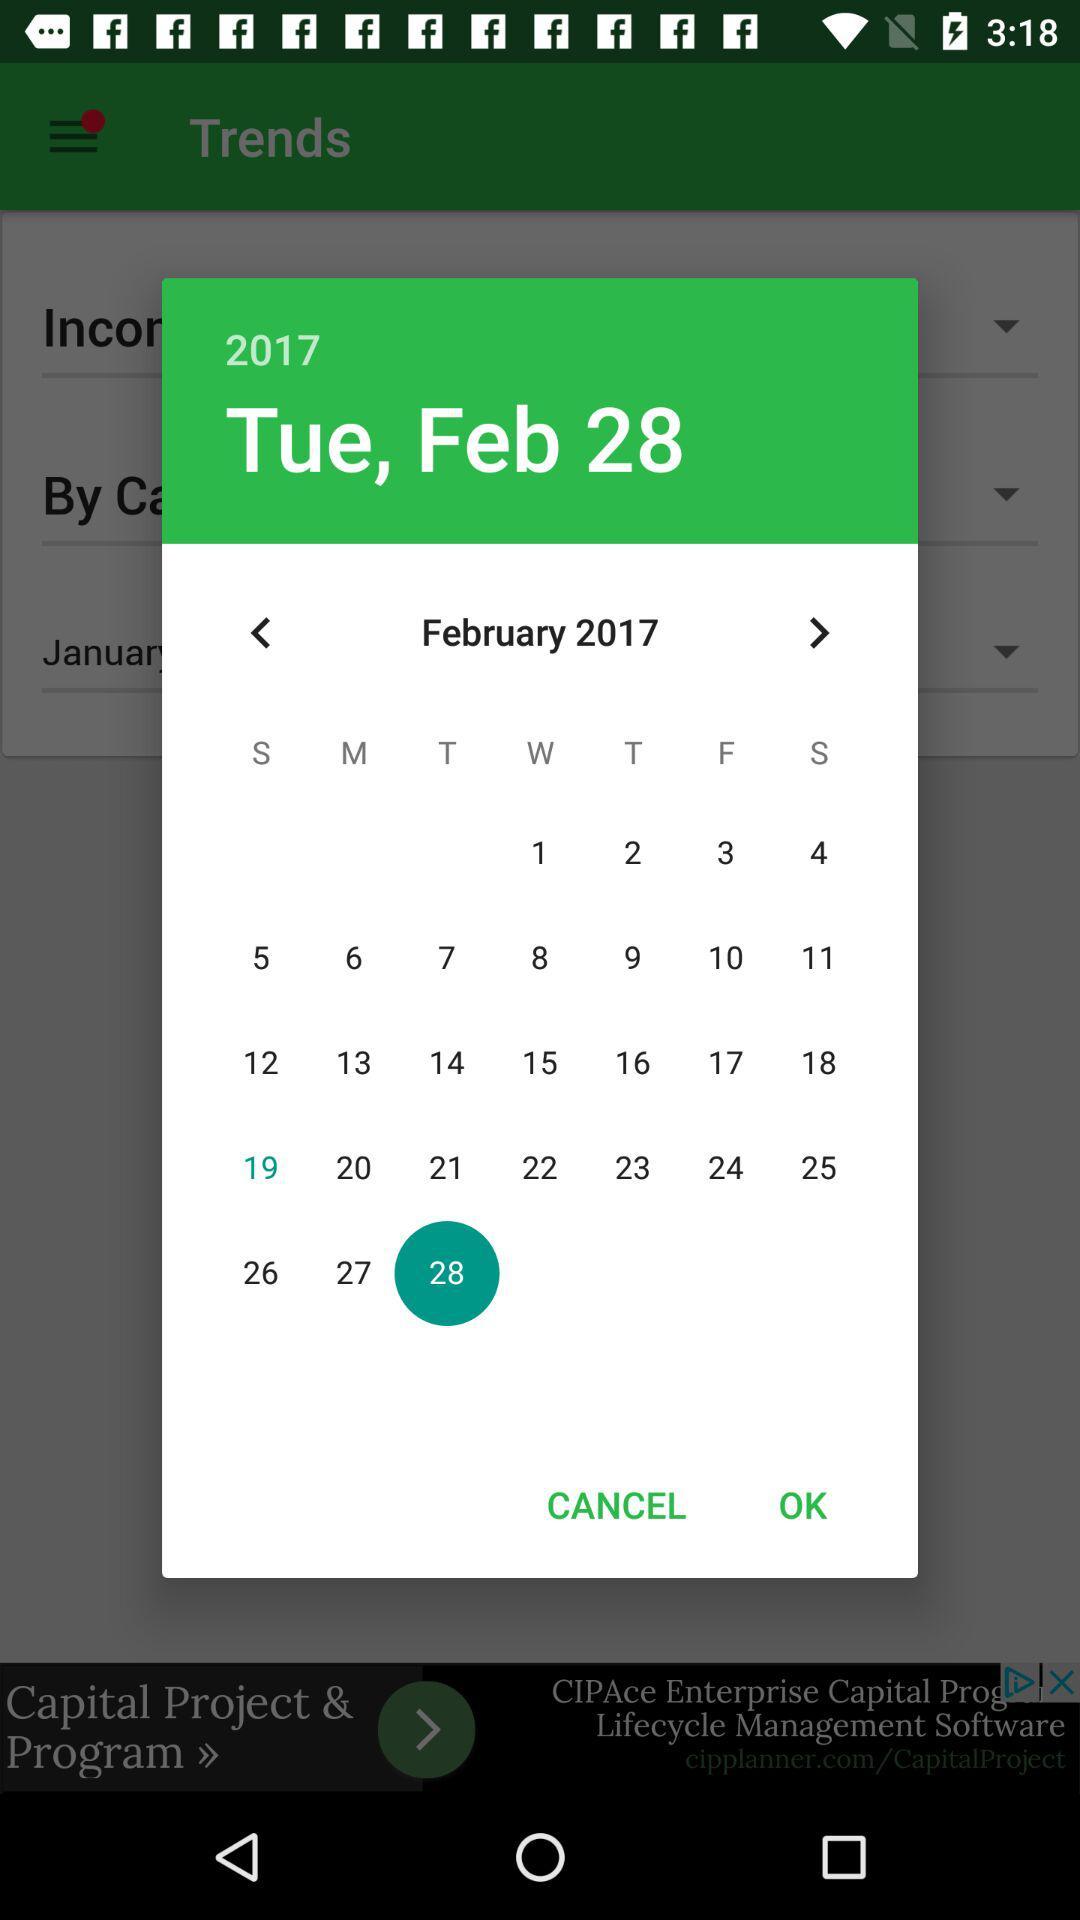  What do you see at coordinates (540, 327) in the screenshot?
I see `2017 item` at bounding box center [540, 327].